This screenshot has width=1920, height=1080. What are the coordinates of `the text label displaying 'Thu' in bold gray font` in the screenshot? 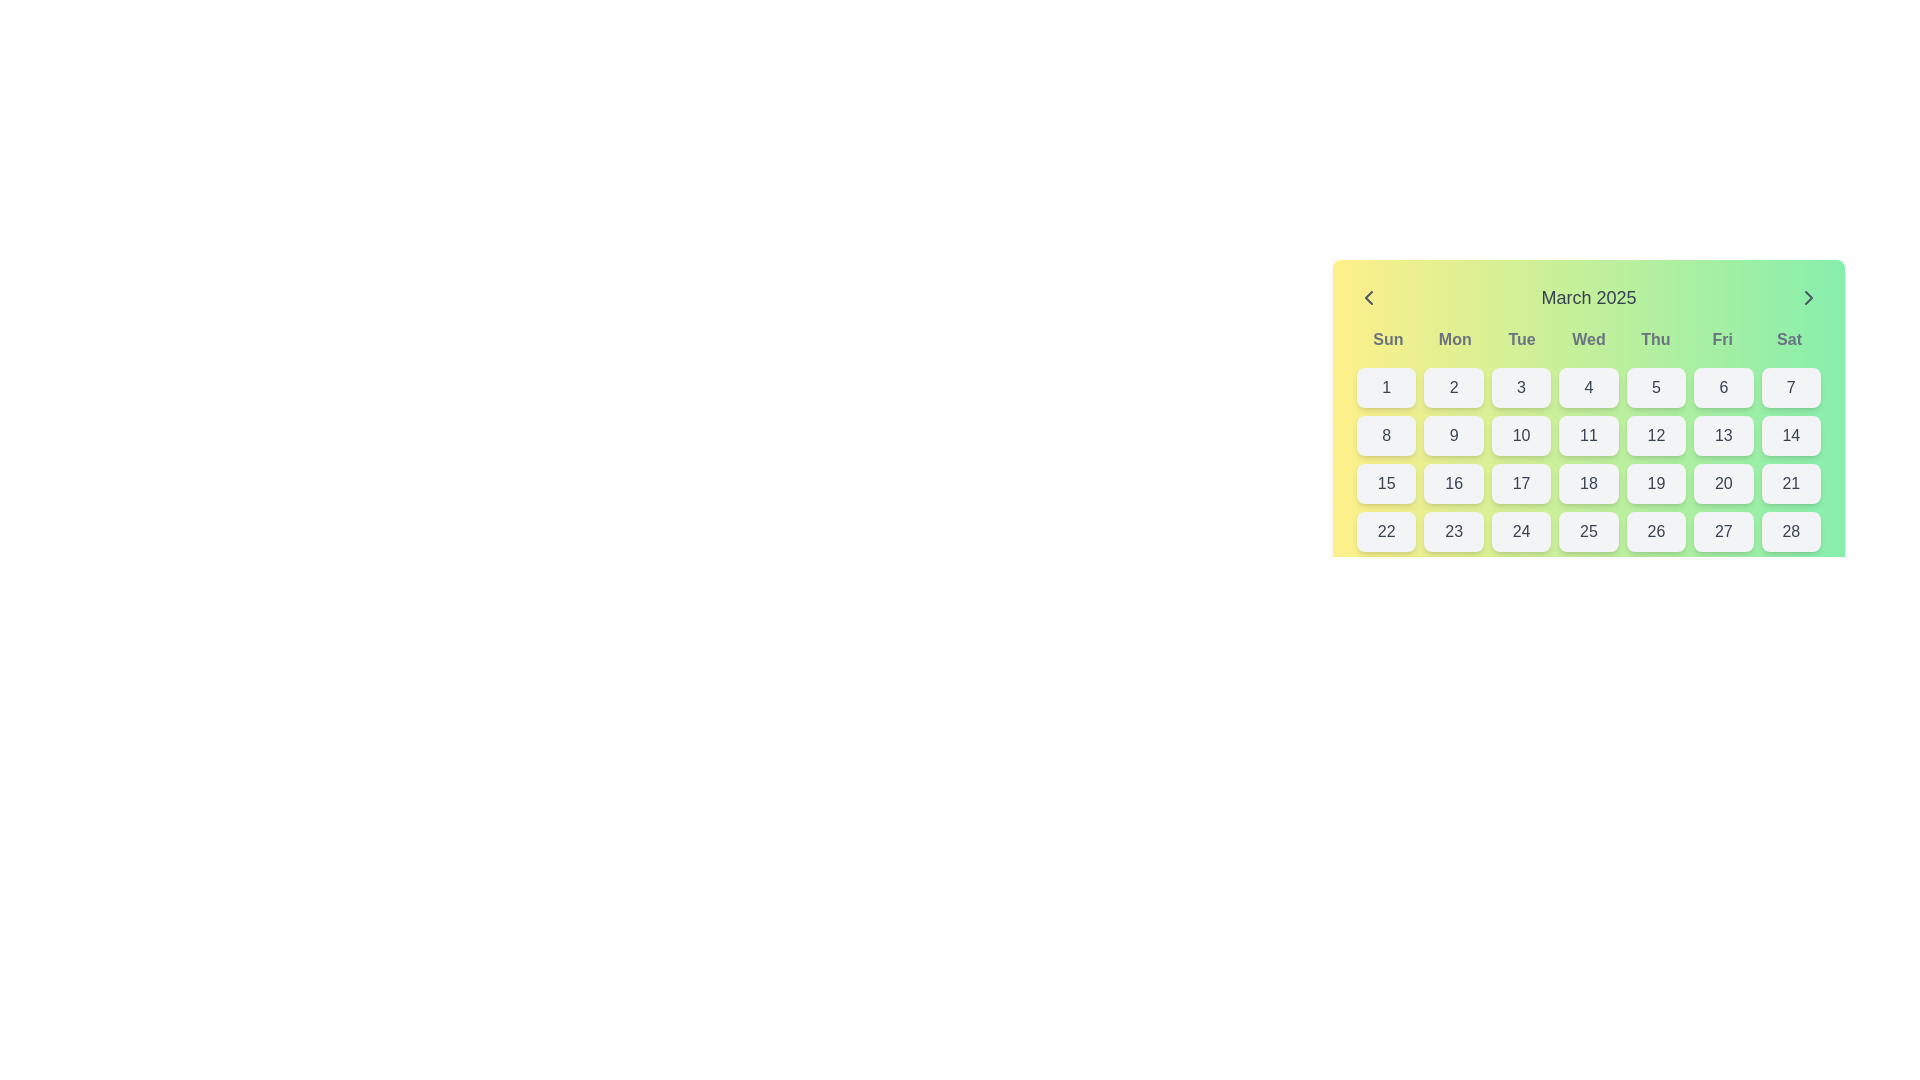 It's located at (1655, 338).